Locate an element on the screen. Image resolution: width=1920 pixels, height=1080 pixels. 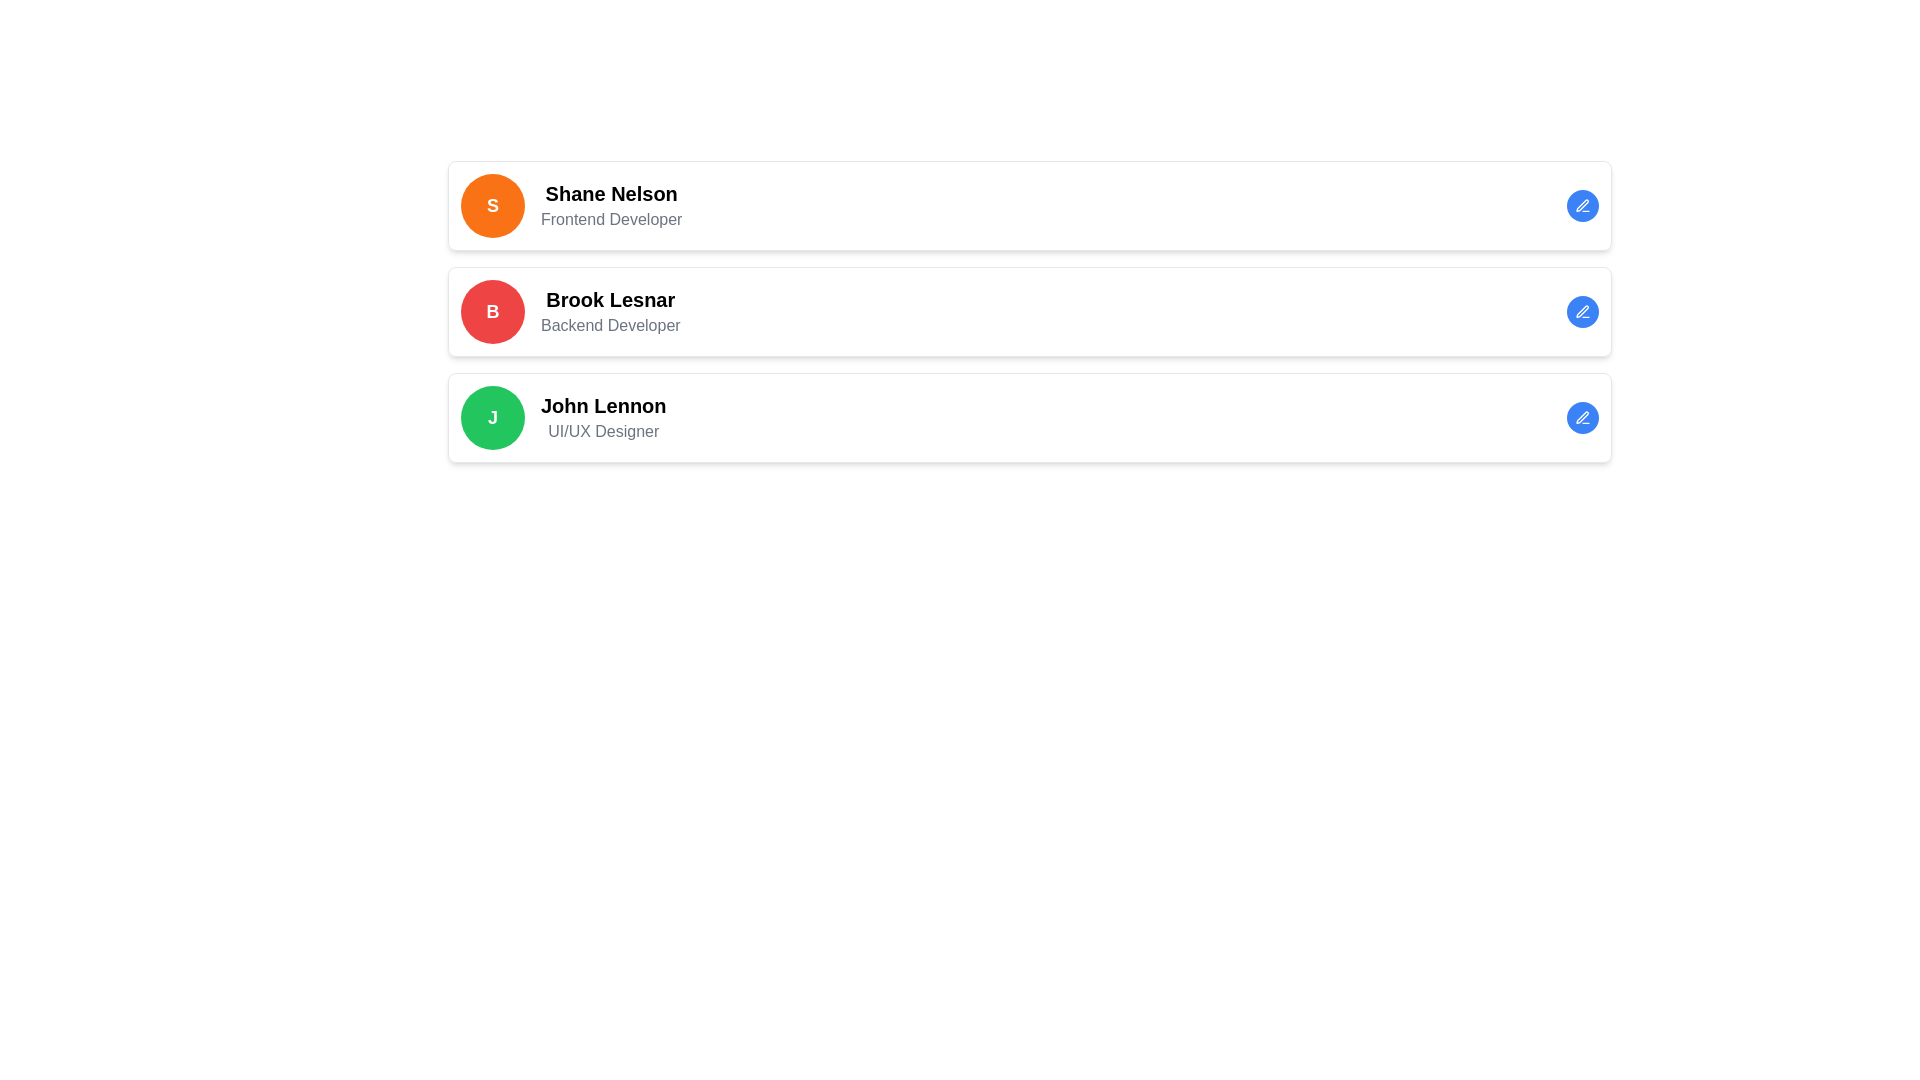
text label displaying the name 'Shane Nelson', which is positioned at the top of the card beside an orange circular avatar is located at coordinates (610, 193).